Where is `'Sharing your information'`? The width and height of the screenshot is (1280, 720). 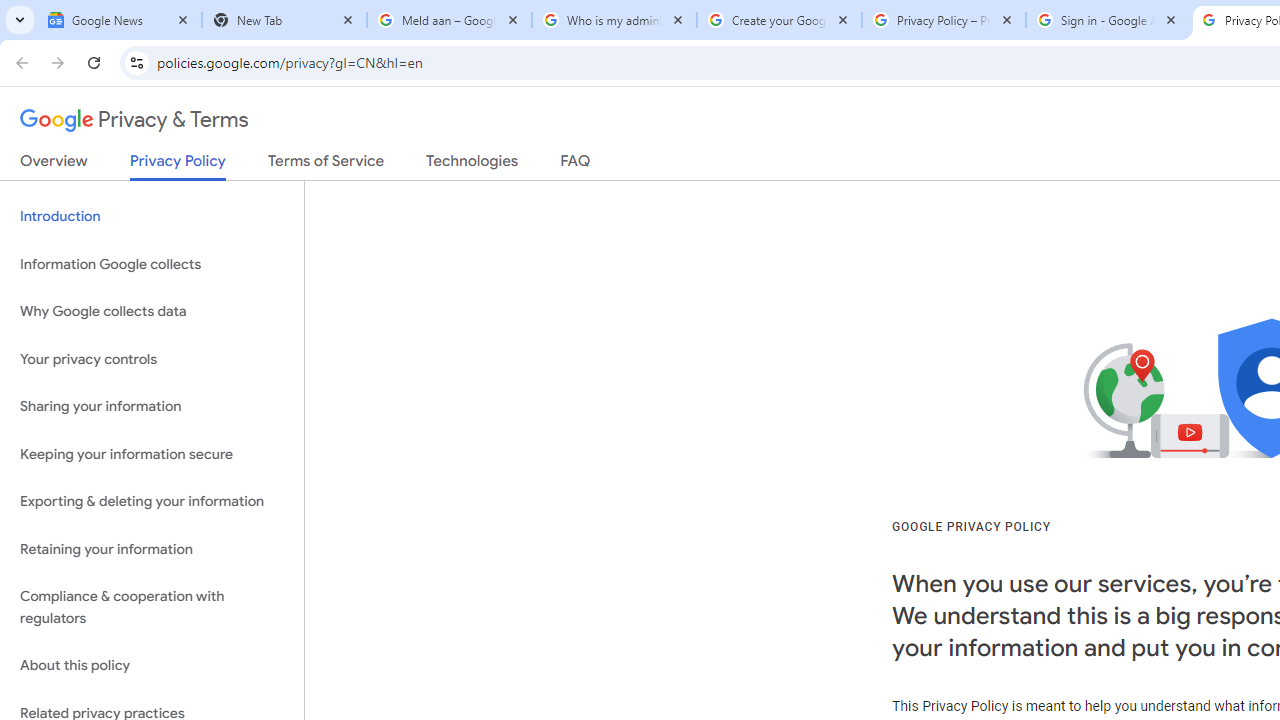
'Sharing your information' is located at coordinates (151, 406).